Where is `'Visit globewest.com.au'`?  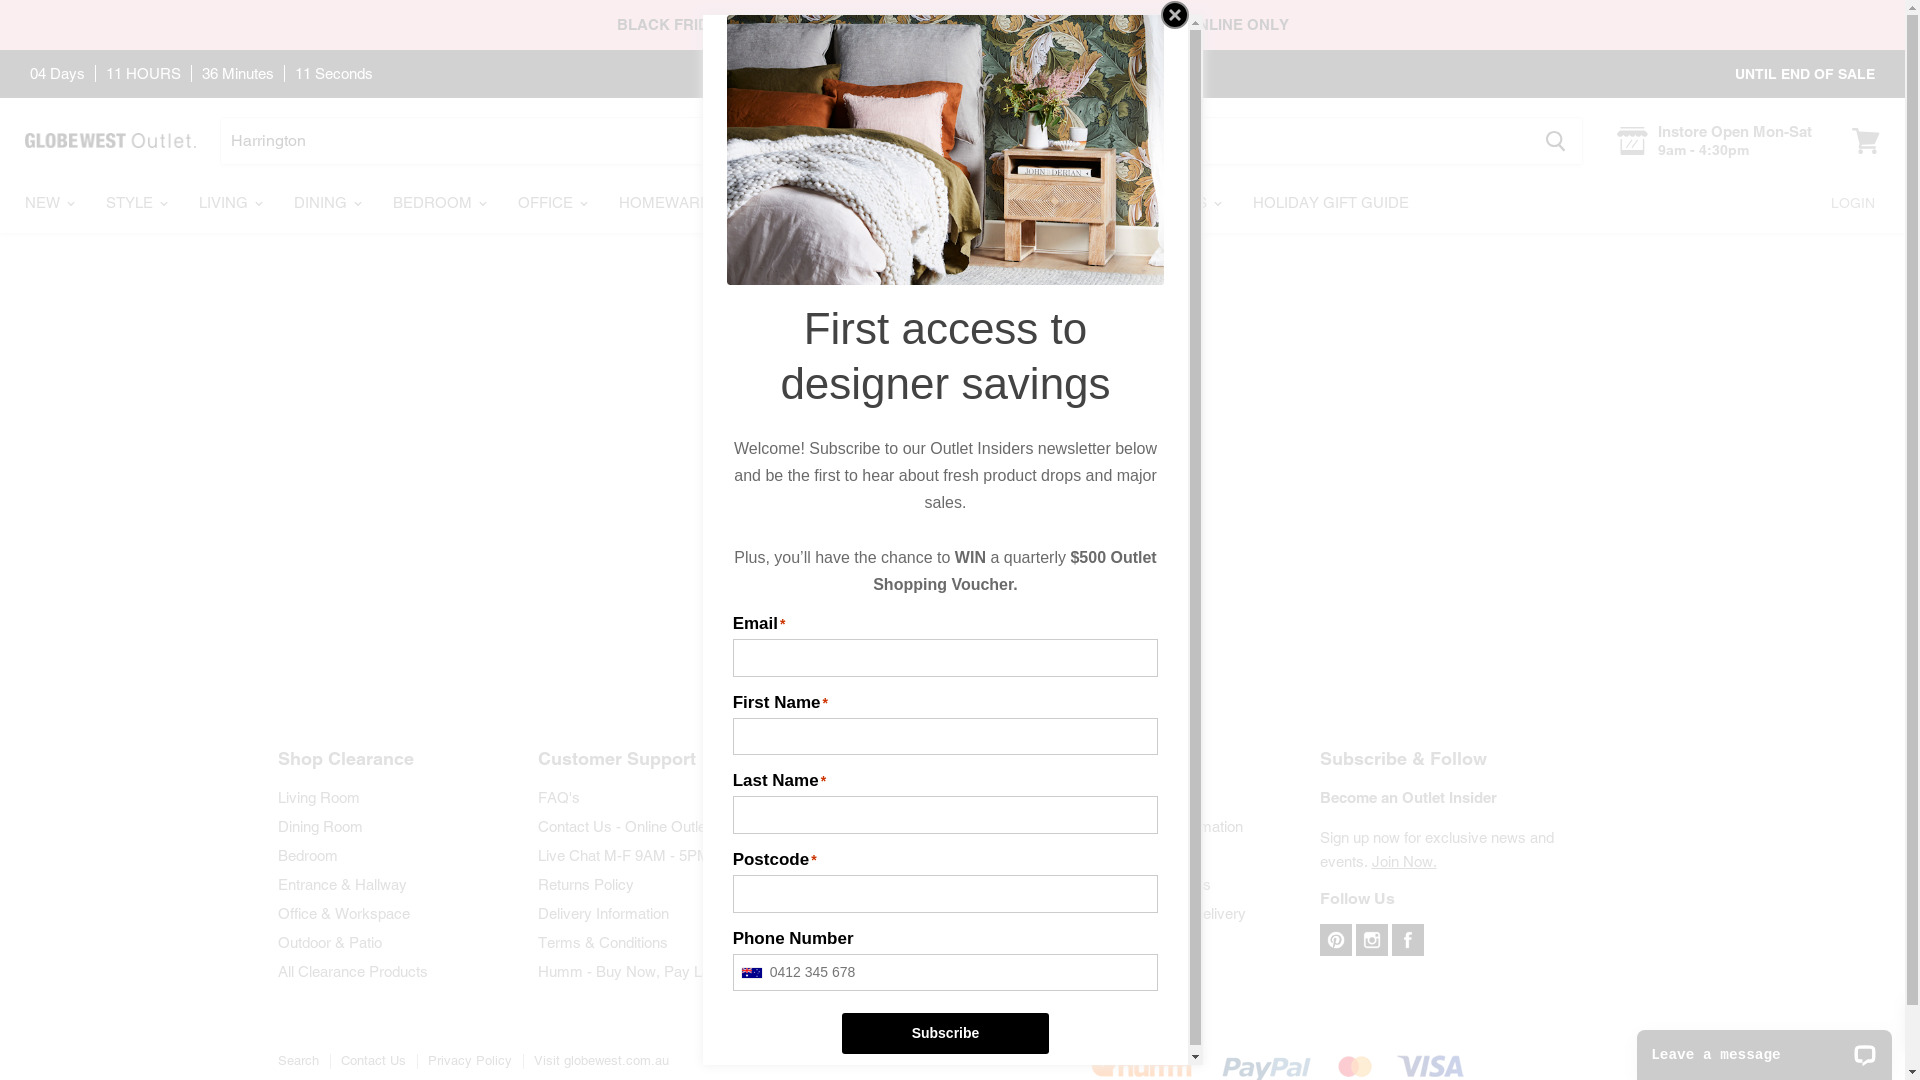
'Visit globewest.com.au' is located at coordinates (533, 1059).